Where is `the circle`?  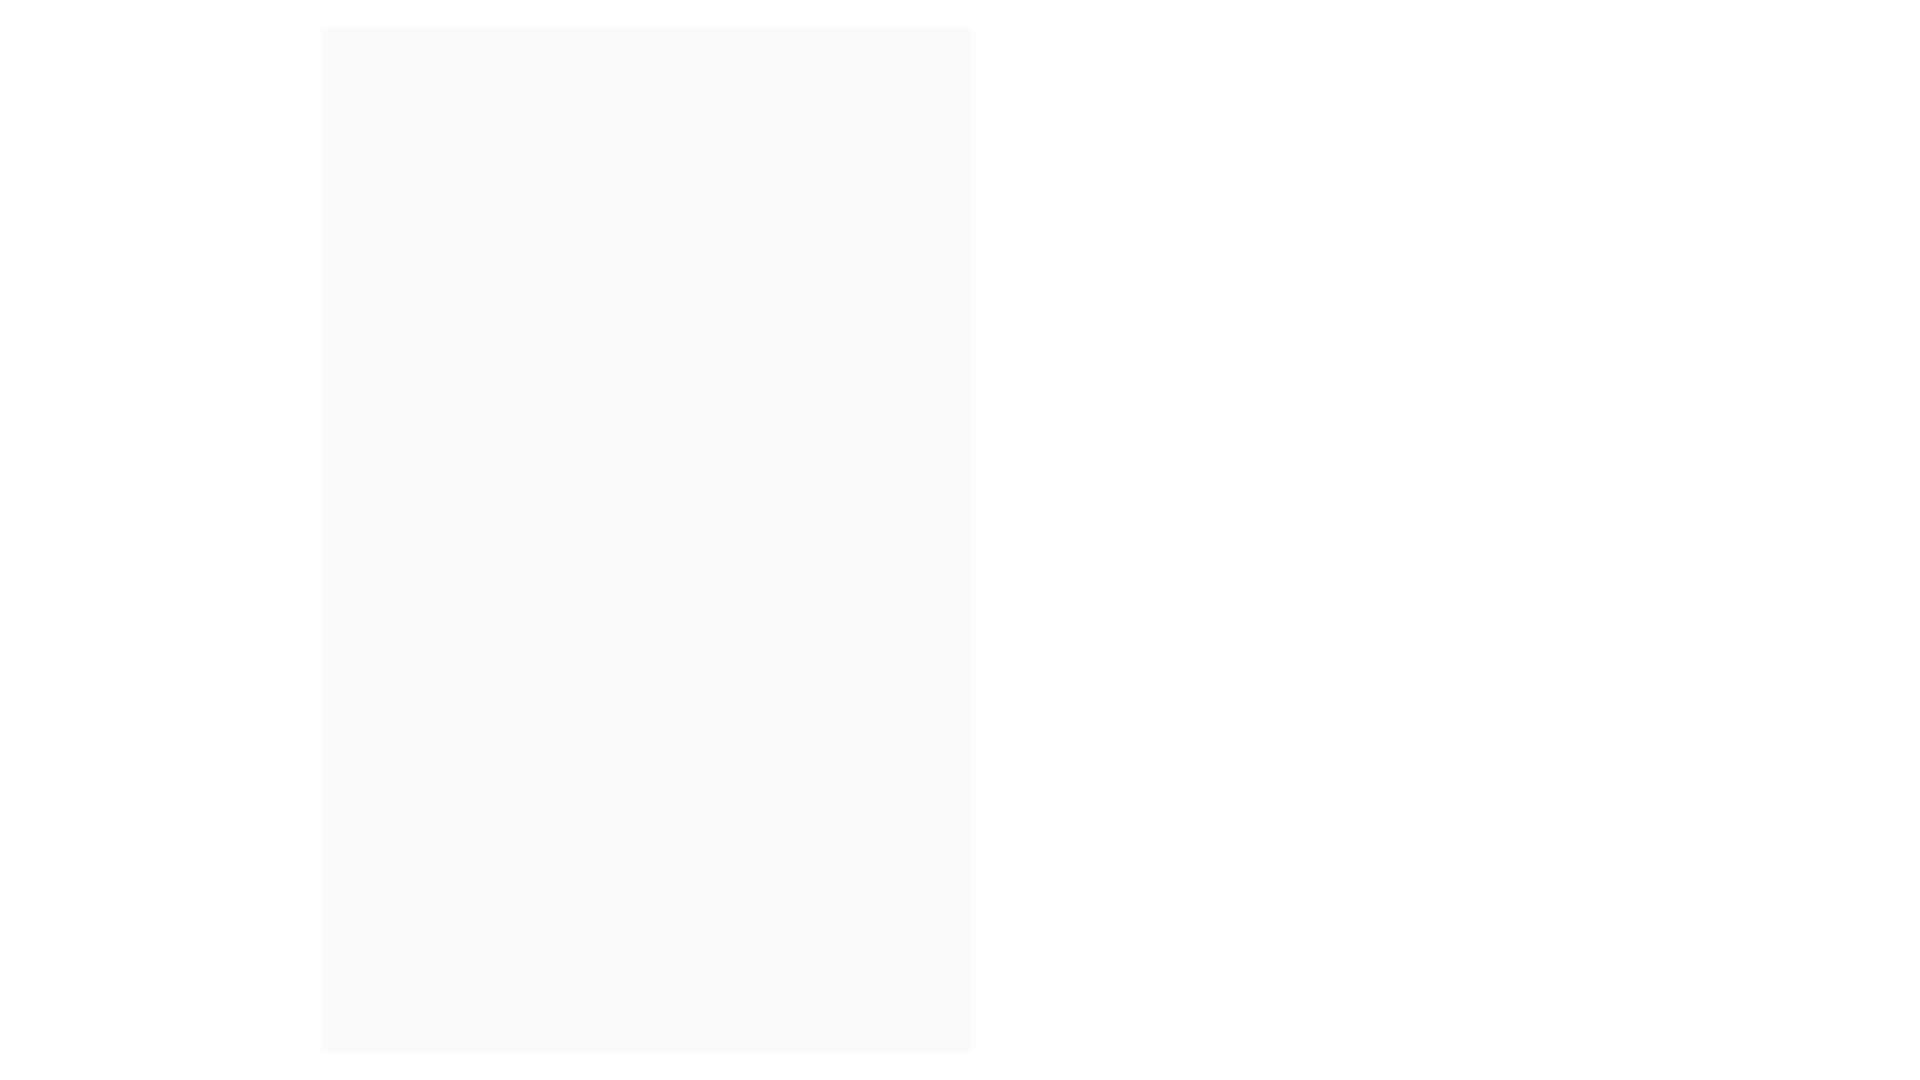
the circle is located at coordinates (1173, 724).